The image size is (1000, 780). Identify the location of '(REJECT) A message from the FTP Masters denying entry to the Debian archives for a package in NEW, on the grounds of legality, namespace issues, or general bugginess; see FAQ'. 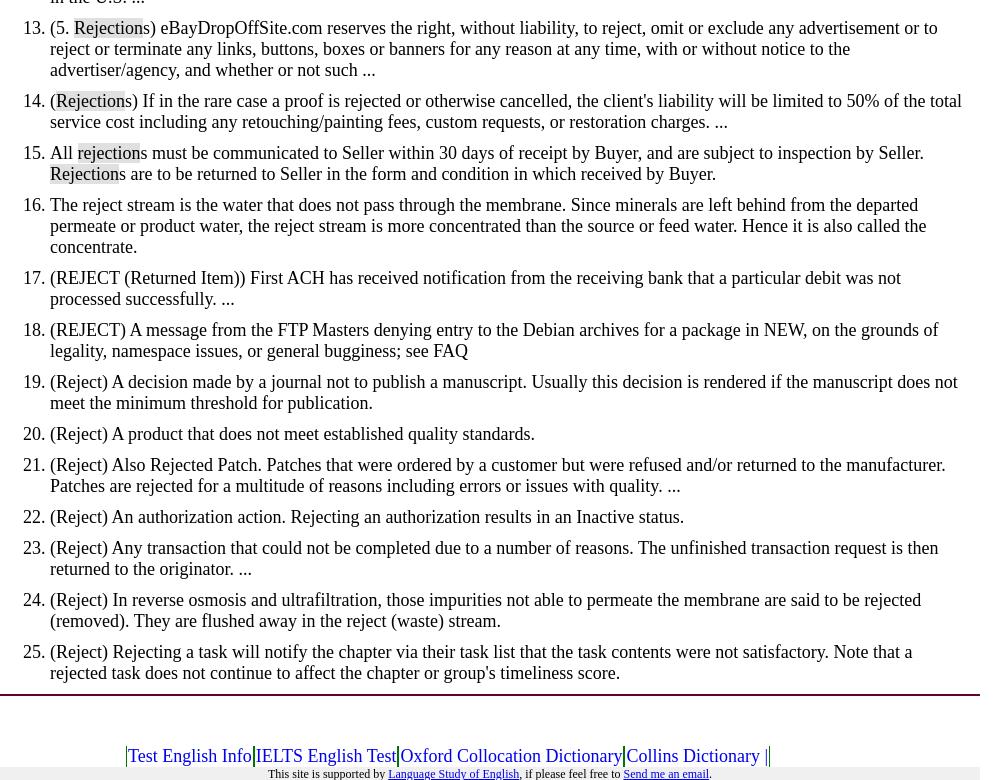
(50, 339).